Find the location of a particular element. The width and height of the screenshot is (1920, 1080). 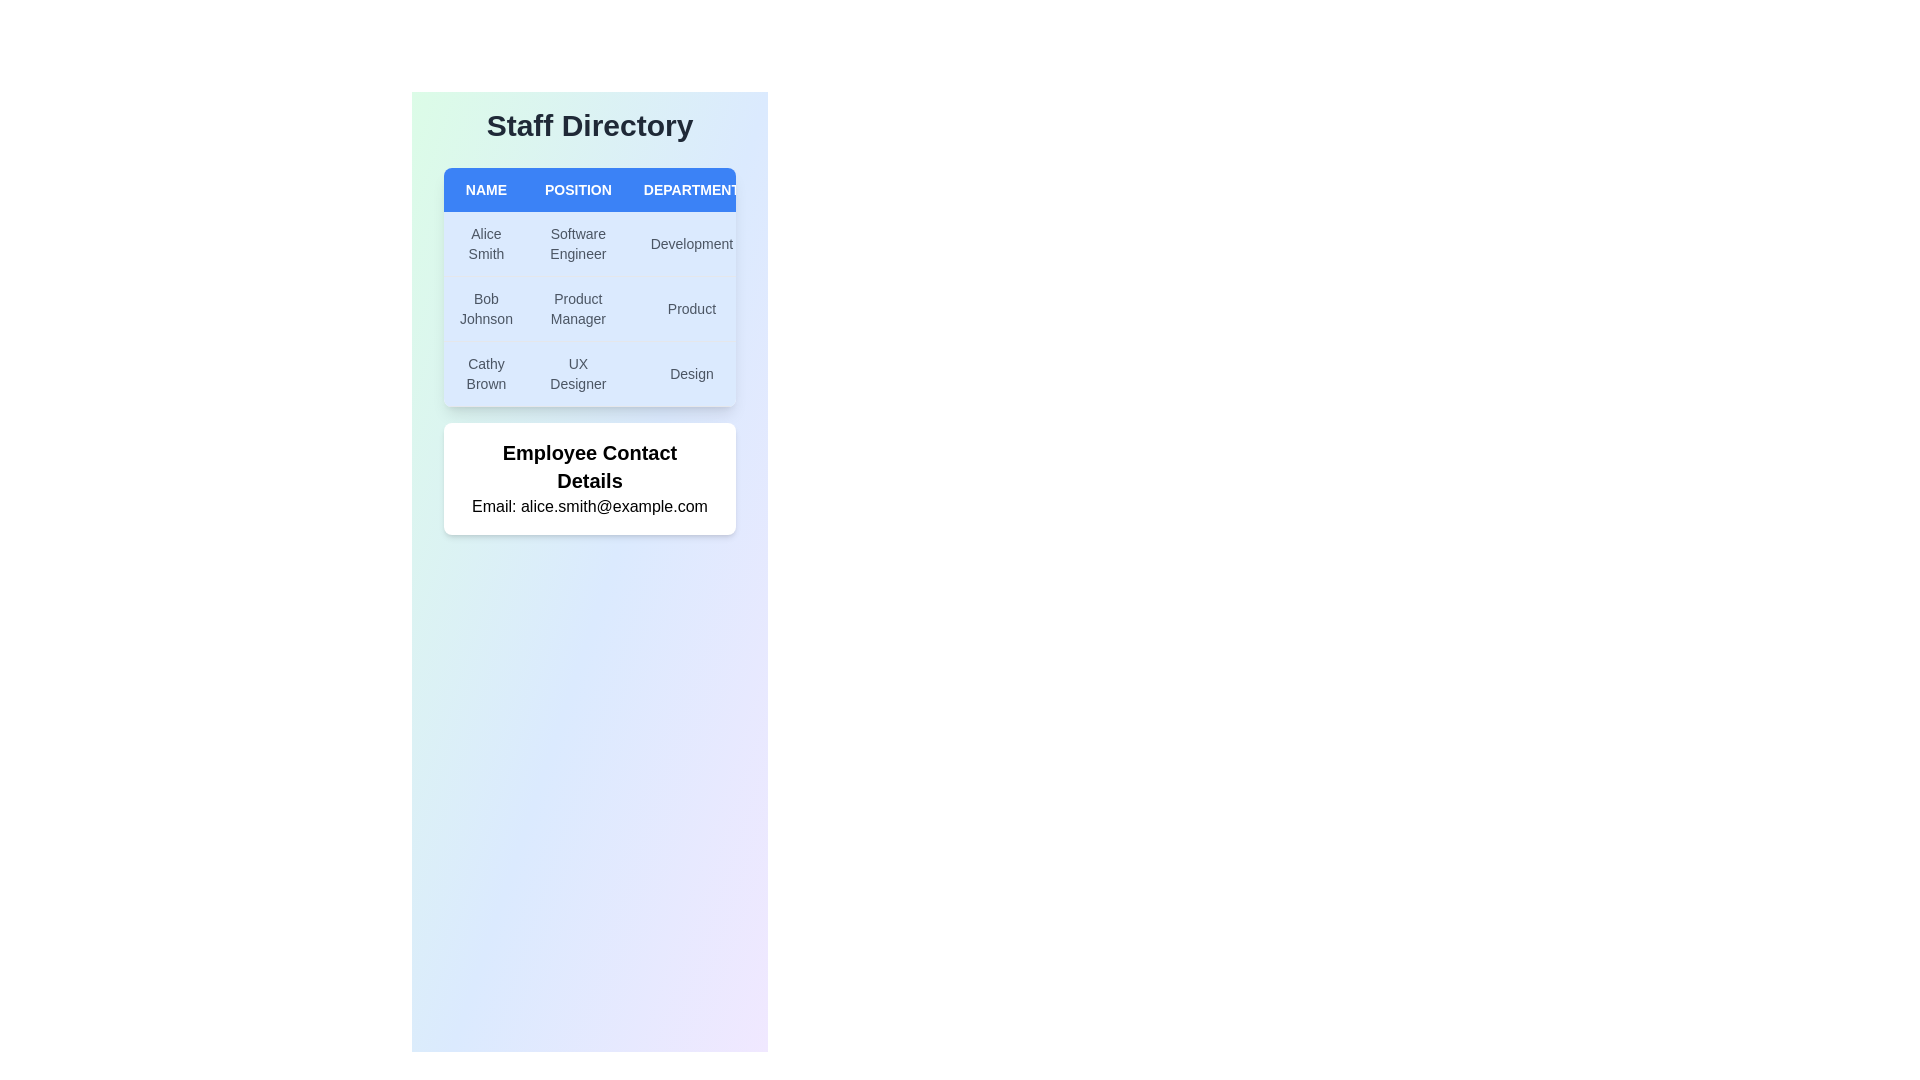

the table row containing detailed information on 'Bob Johnson' in the staff directory is located at coordinates (589, 287).